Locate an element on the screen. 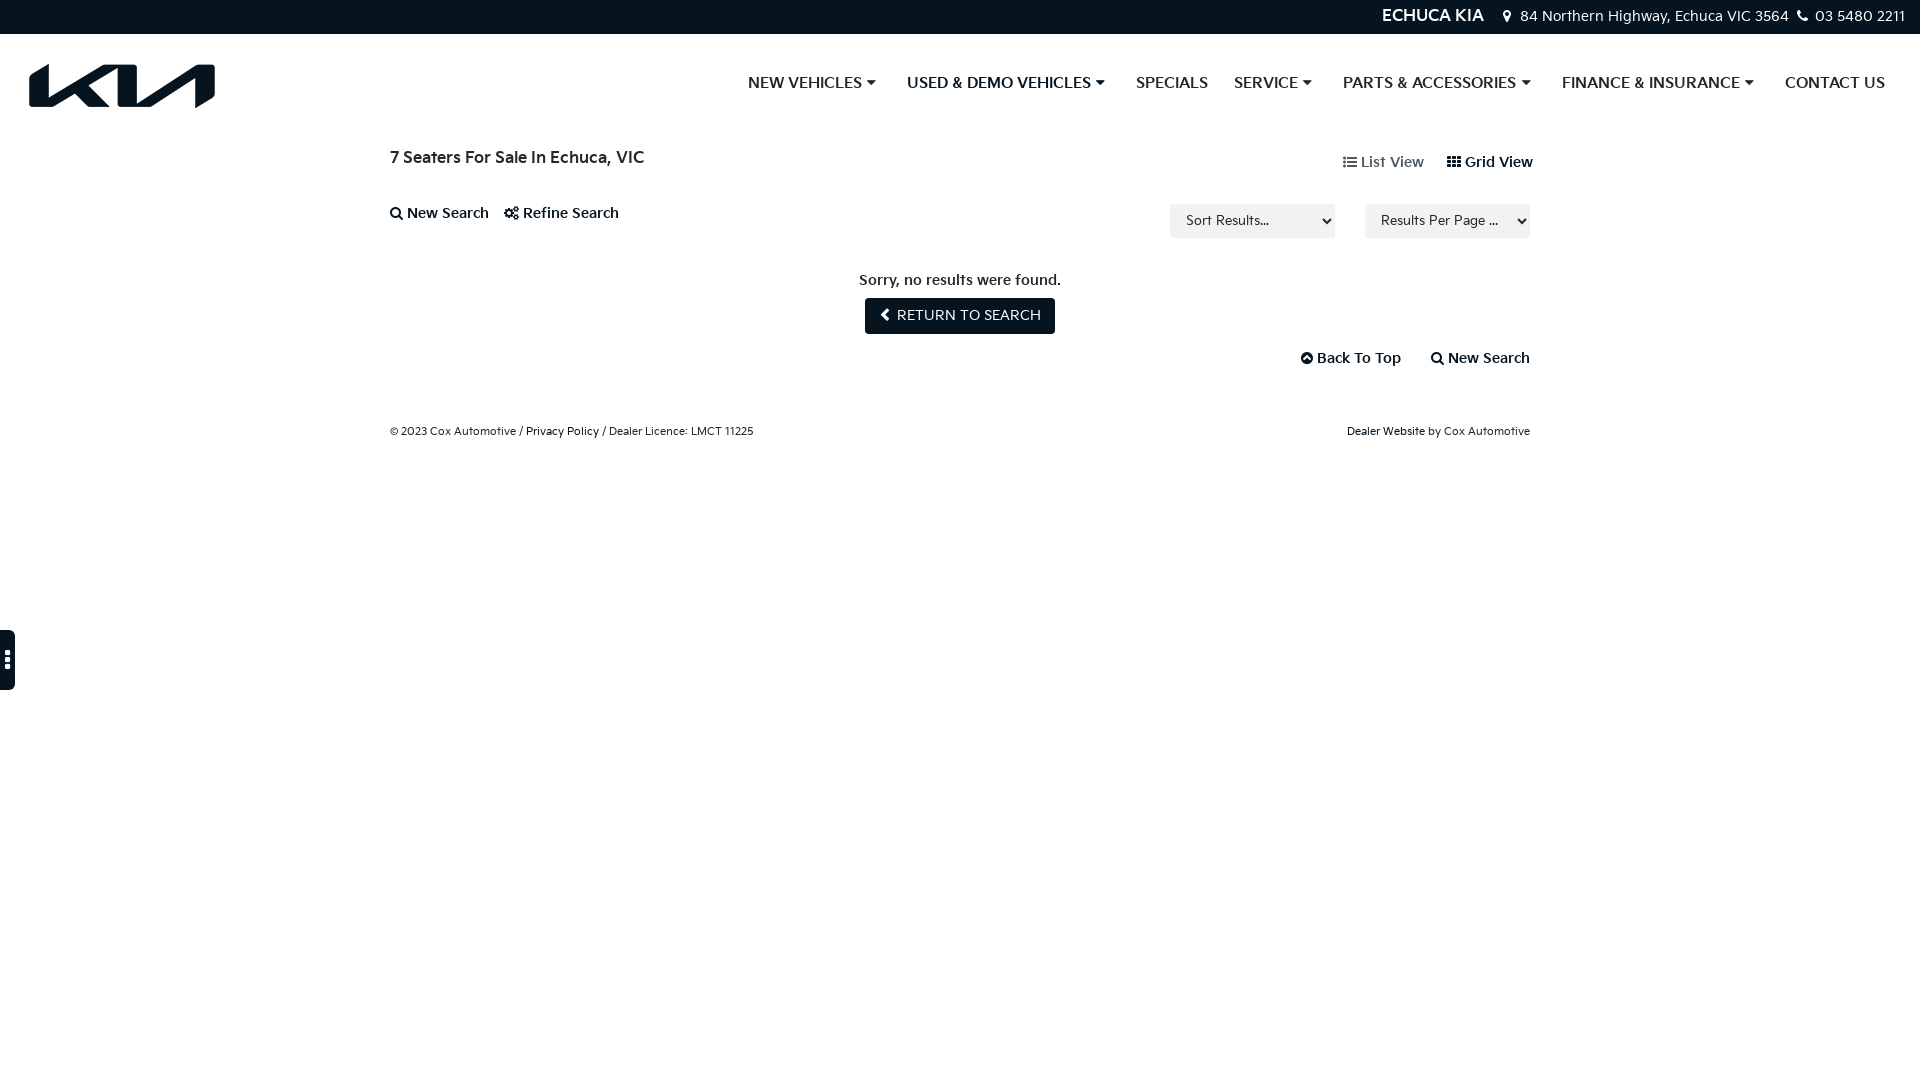  'Privacy Policy' is located at coordinates (561, 430).